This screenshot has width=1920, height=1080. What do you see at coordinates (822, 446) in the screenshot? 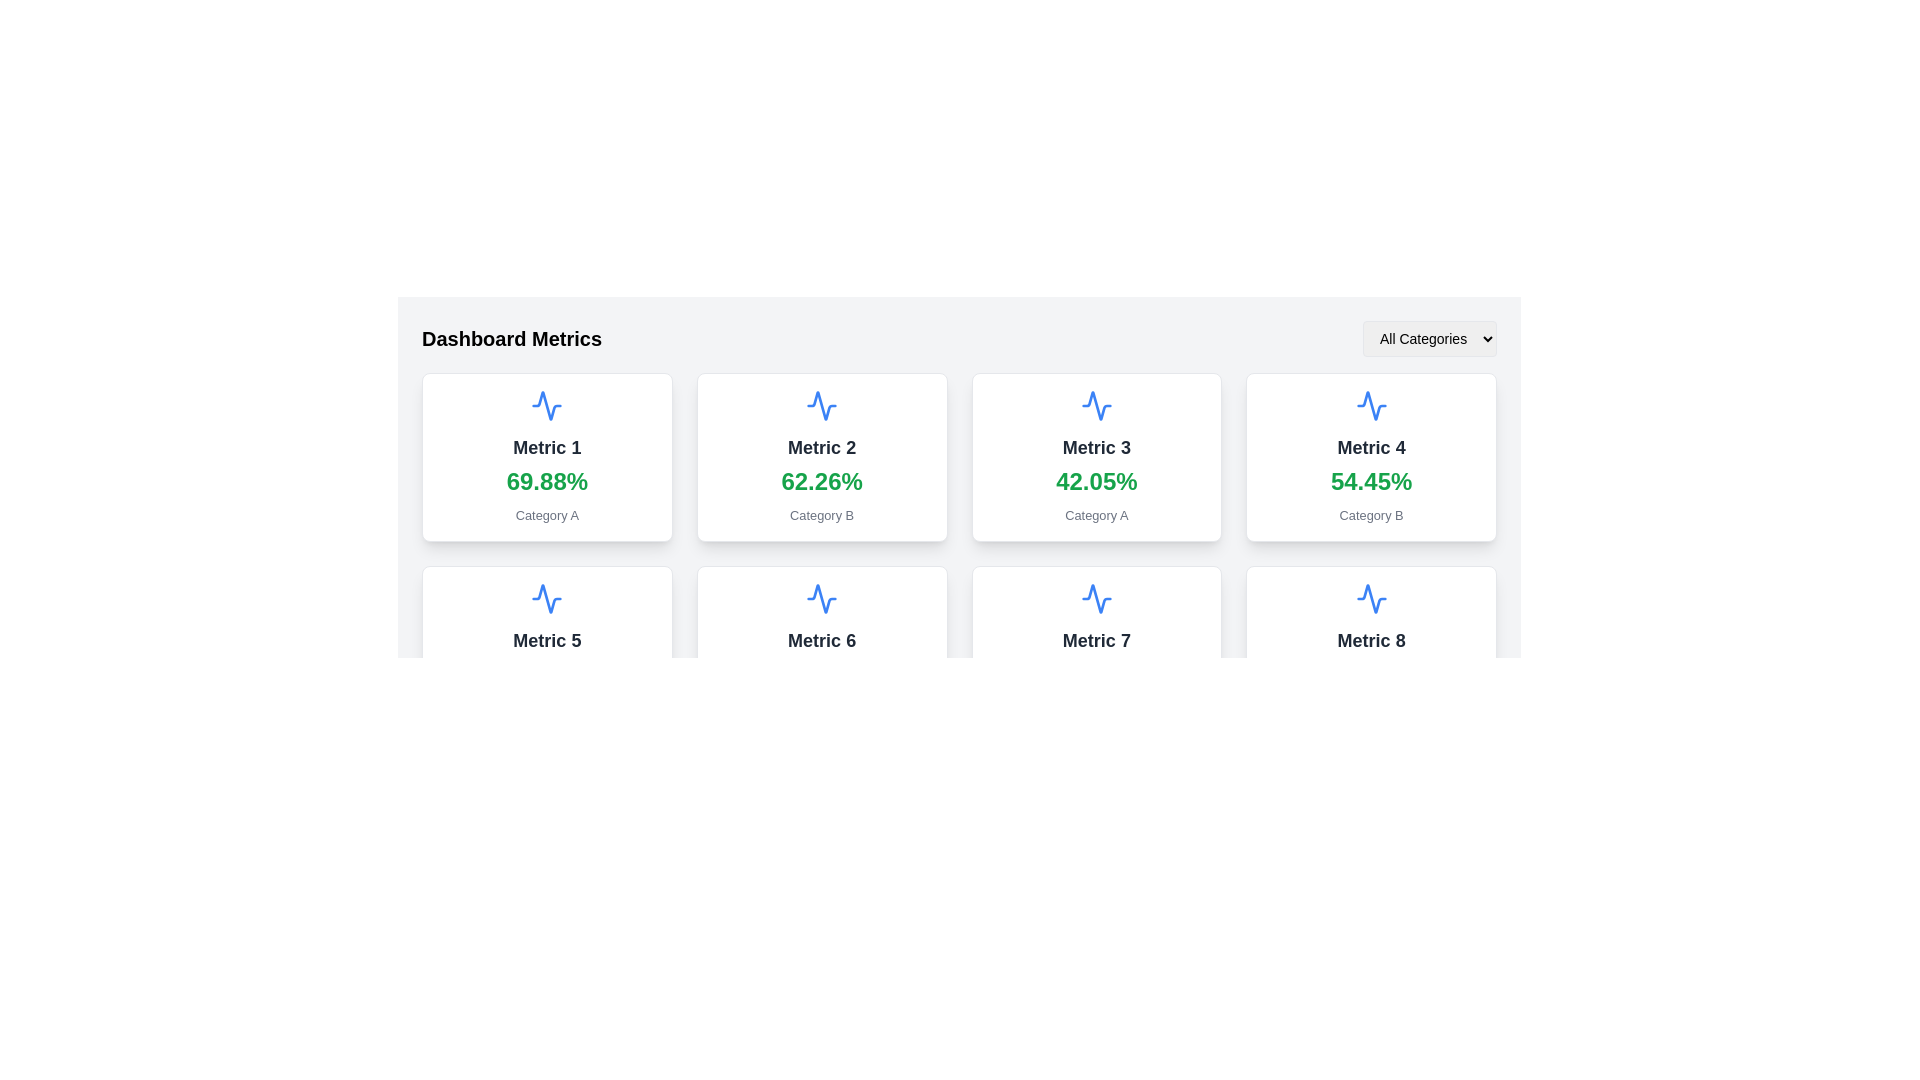
I see `text content of the title label located in the upper text region of the second card in the metrics grid, which is above the percentage value '62.26%'` at bounding box center [822, 446].